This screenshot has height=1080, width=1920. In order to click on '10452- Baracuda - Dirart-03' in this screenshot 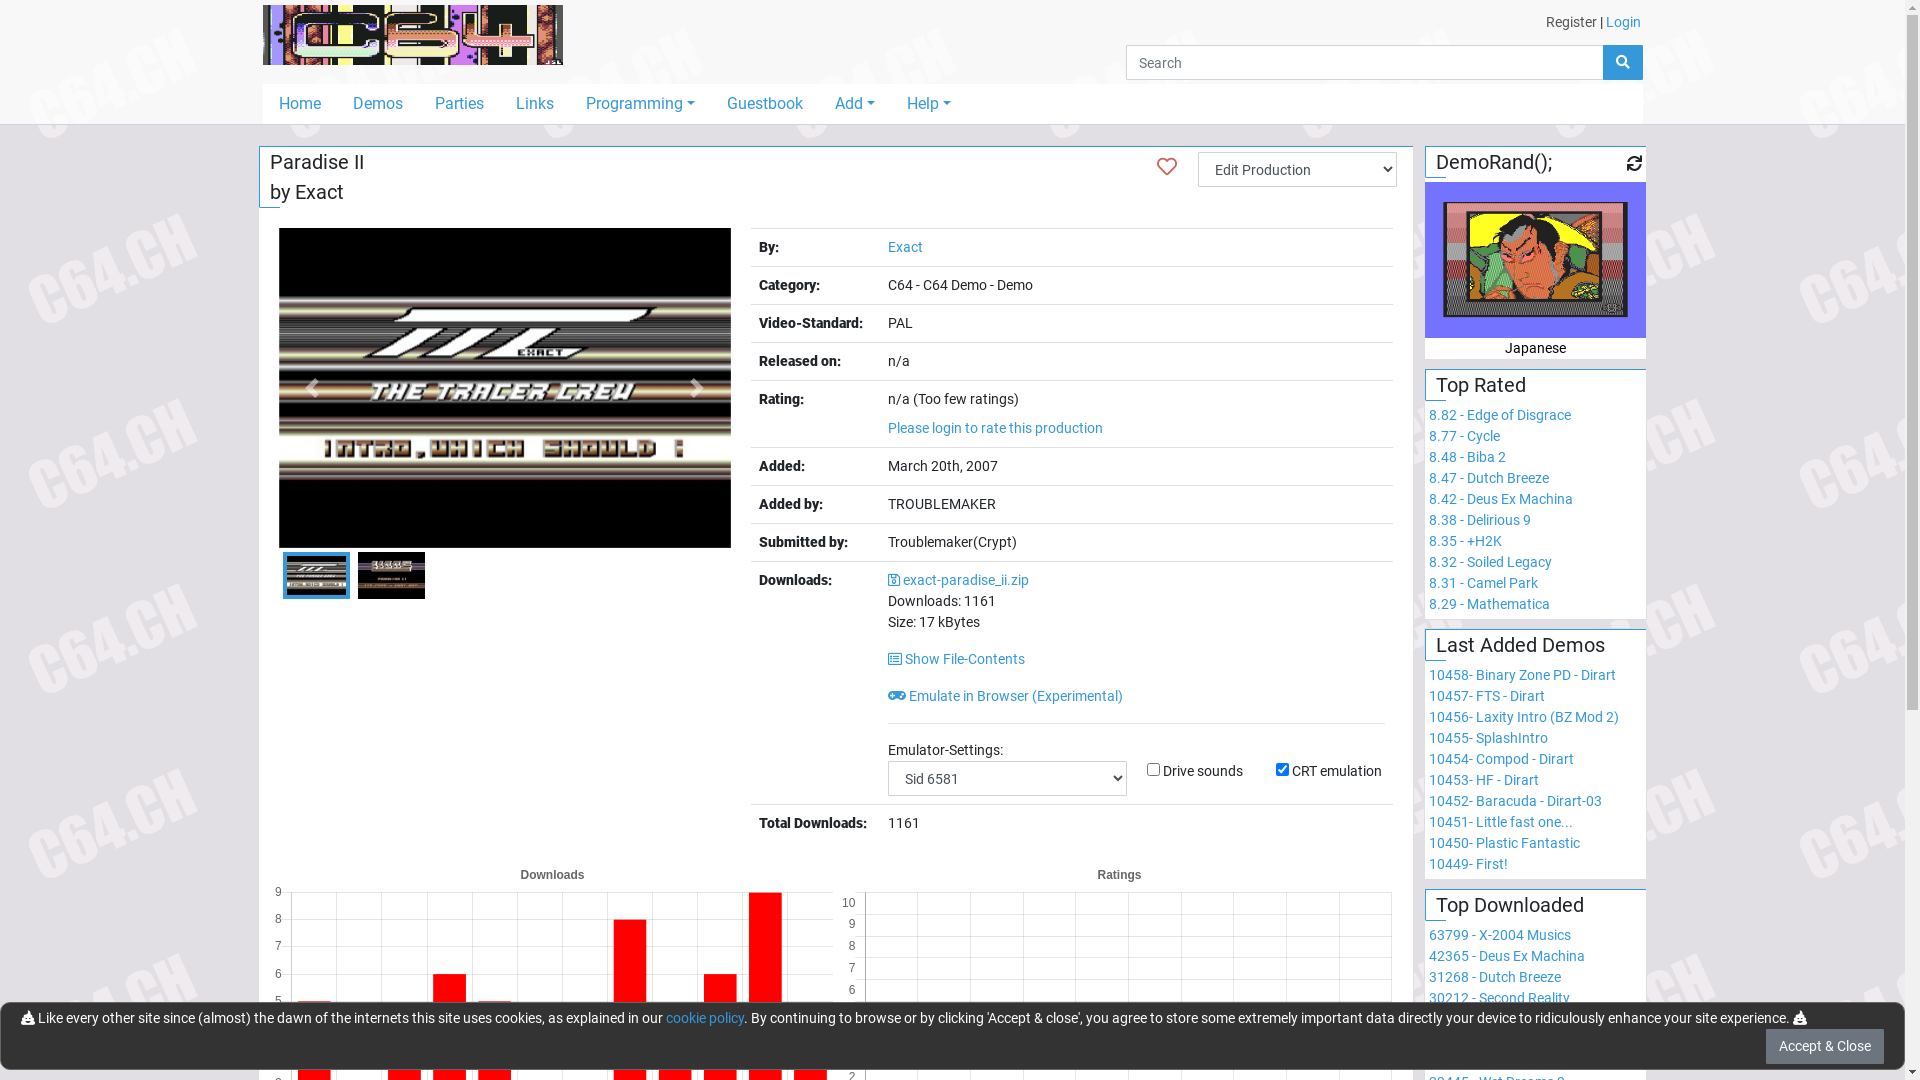, I will do `click(1515, 800)`.